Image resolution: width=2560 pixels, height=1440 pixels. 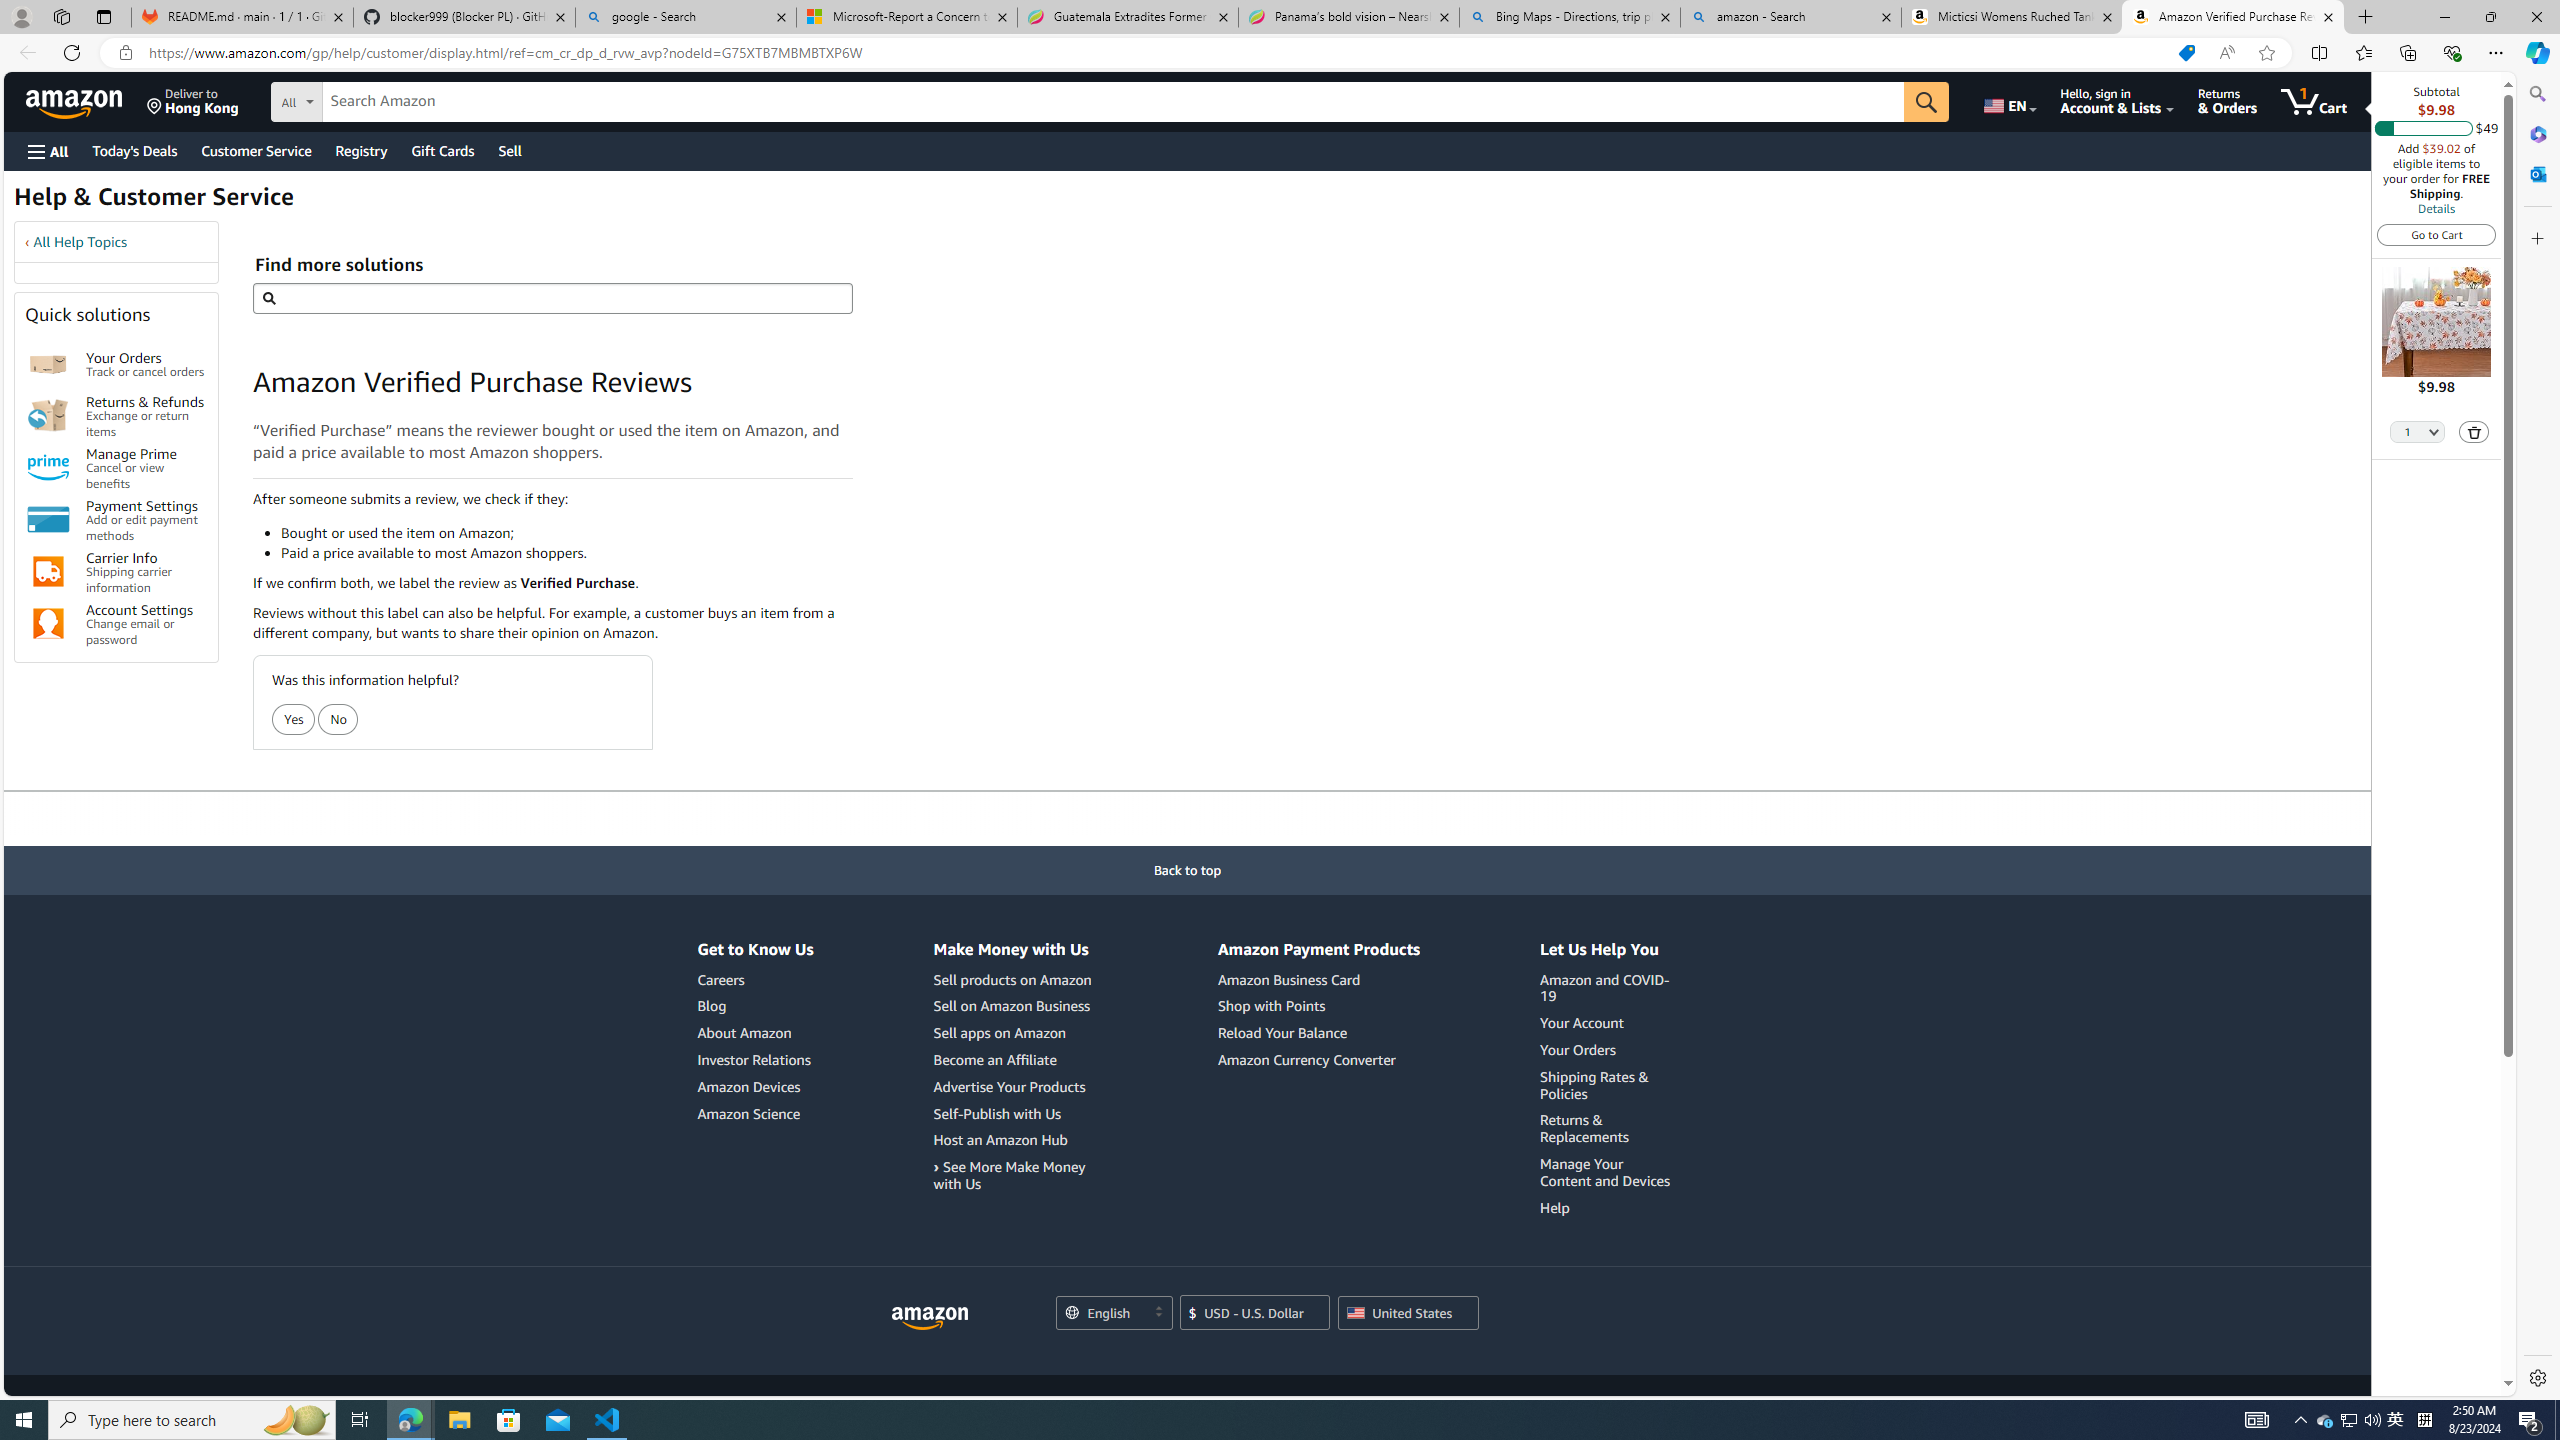 I want to click on 'Go', so click(x=1927, y=102).